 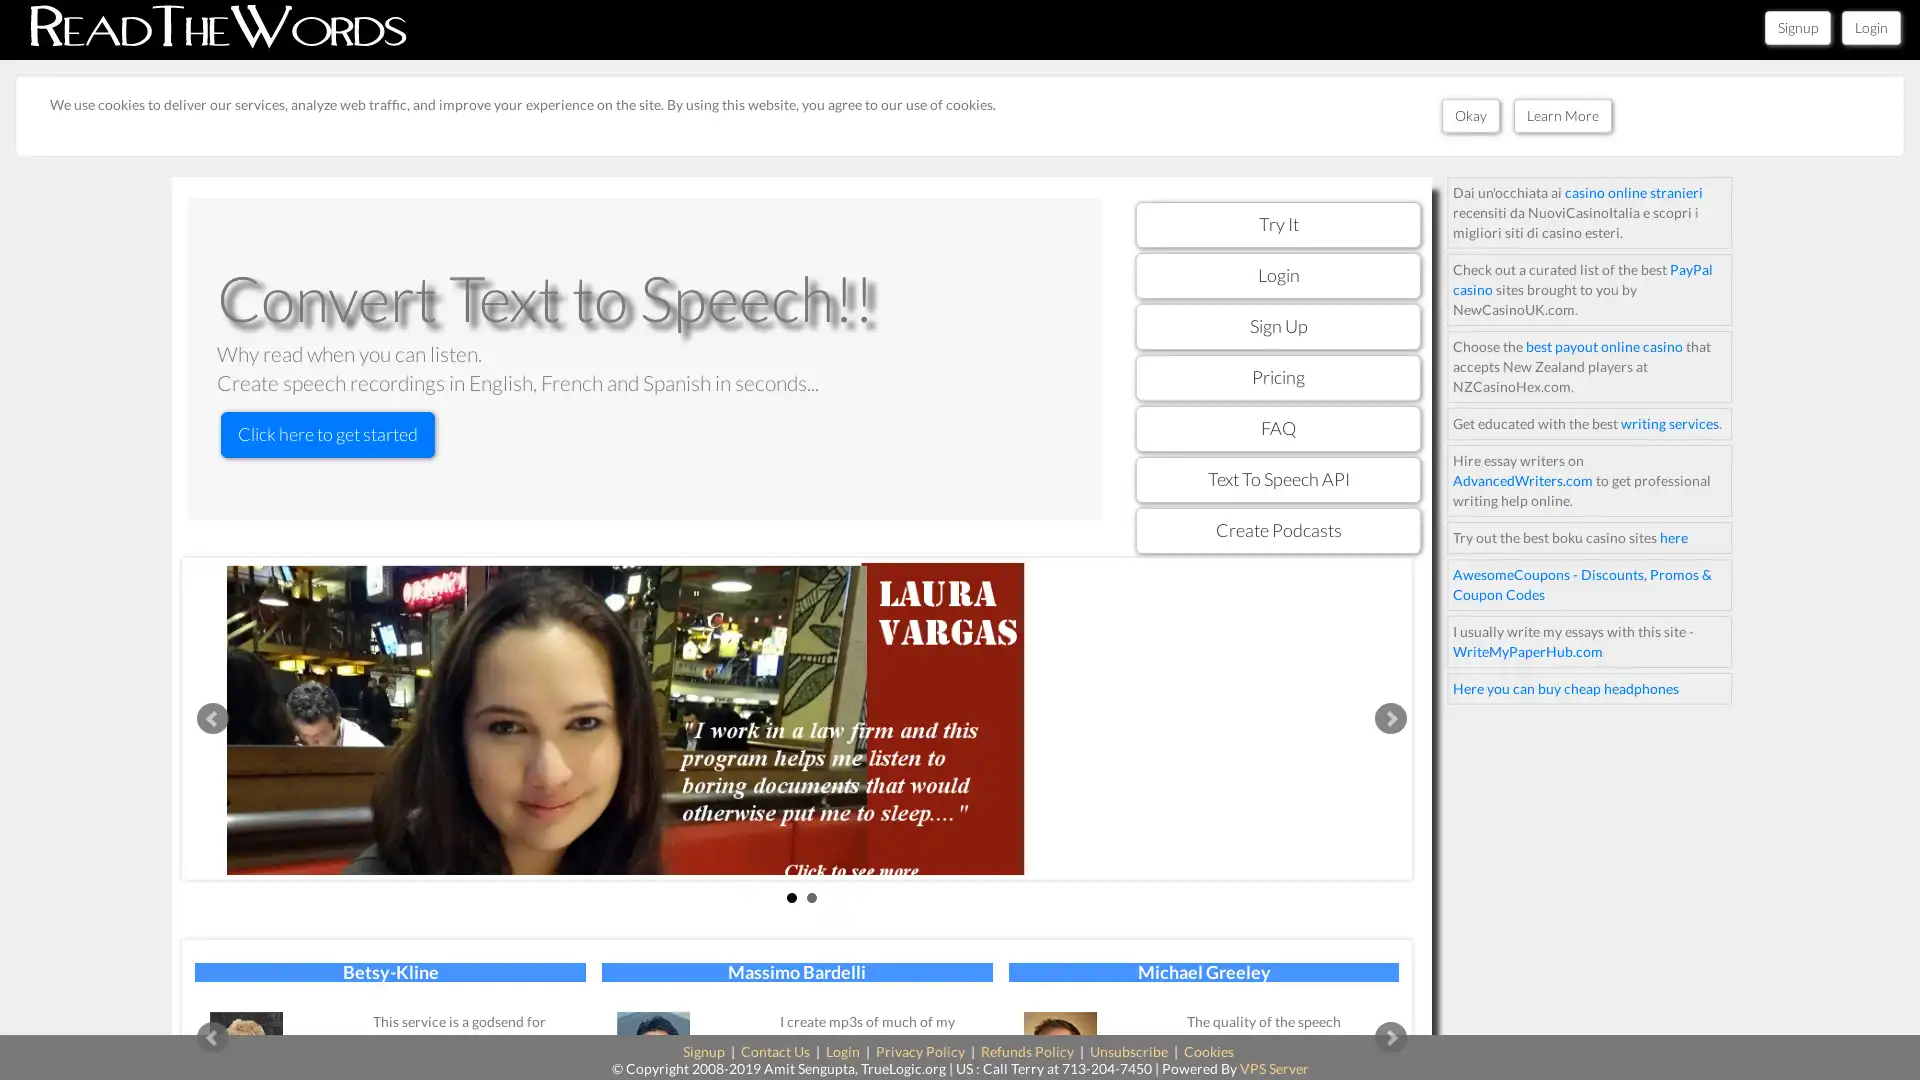 I want to click on Login, so click(x=1870, y=27).